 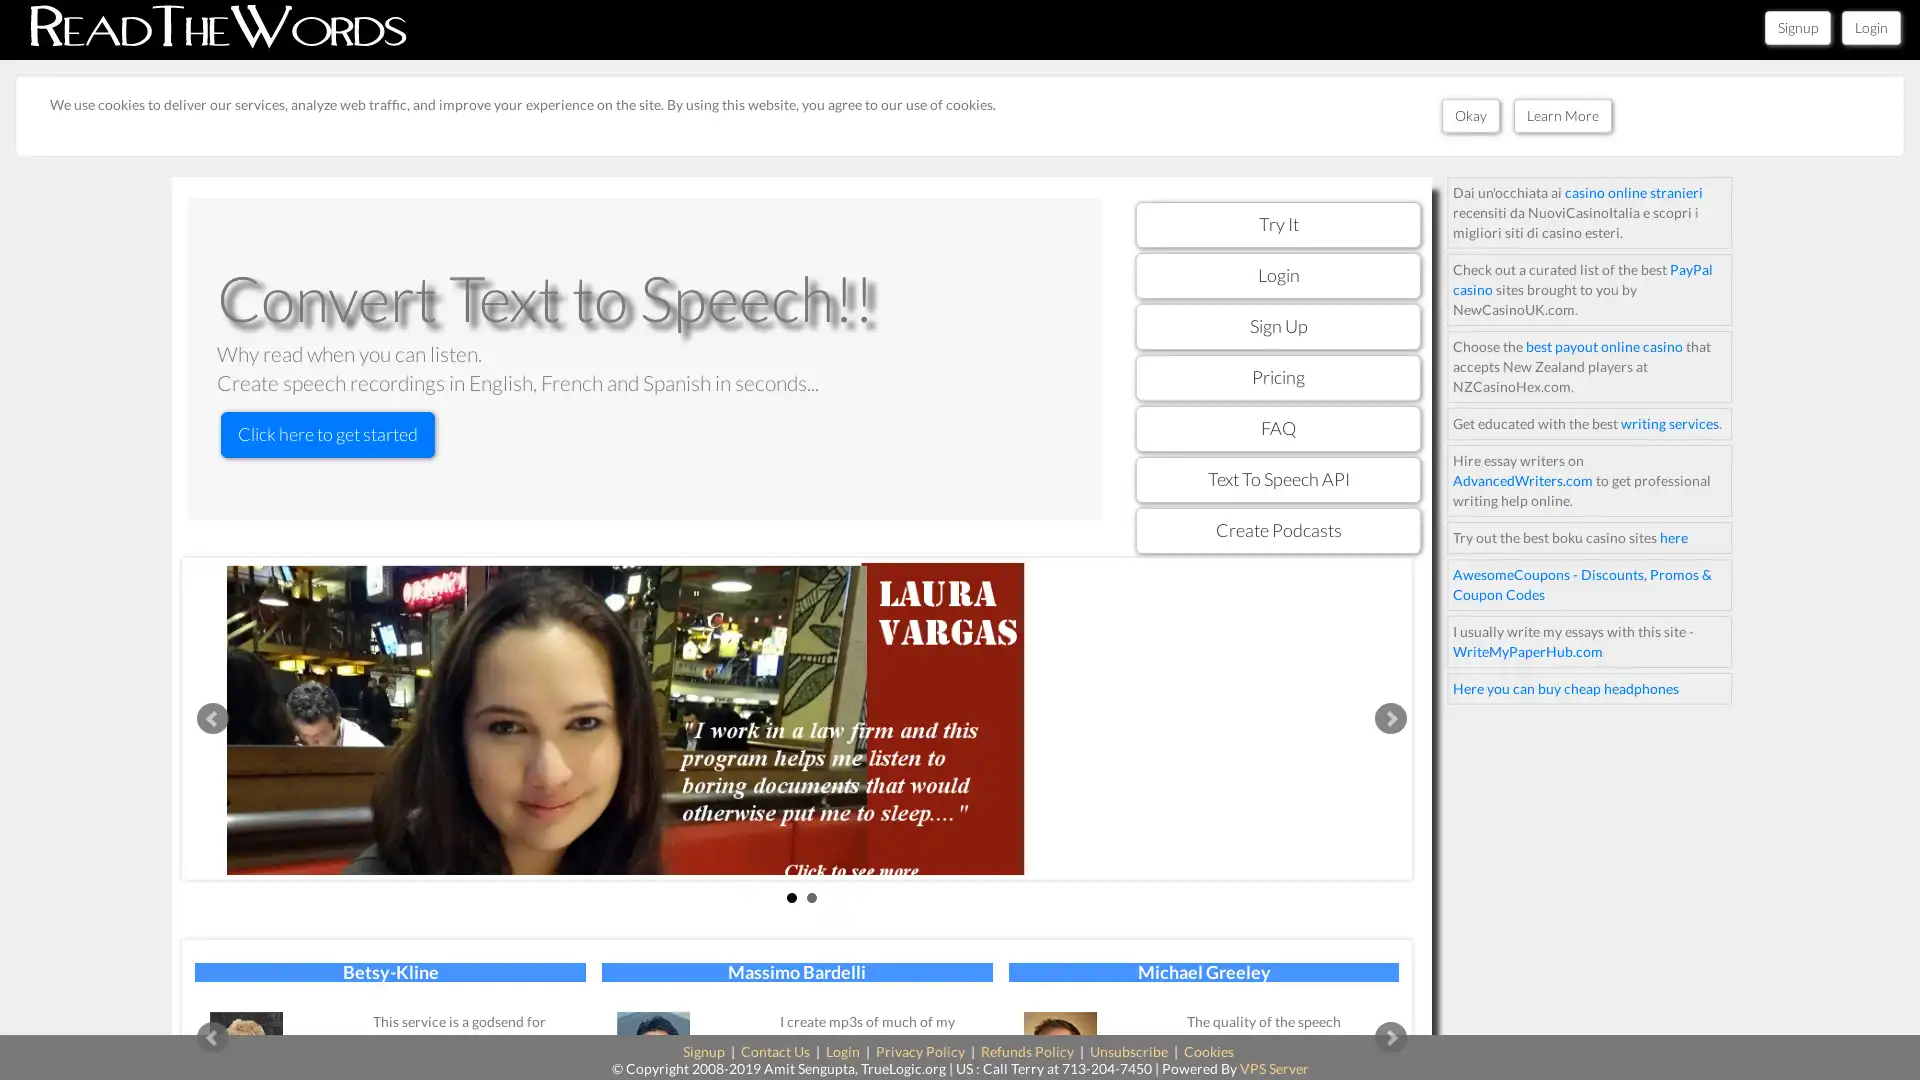 I want to click on Login, so click(x=1870, y=27).